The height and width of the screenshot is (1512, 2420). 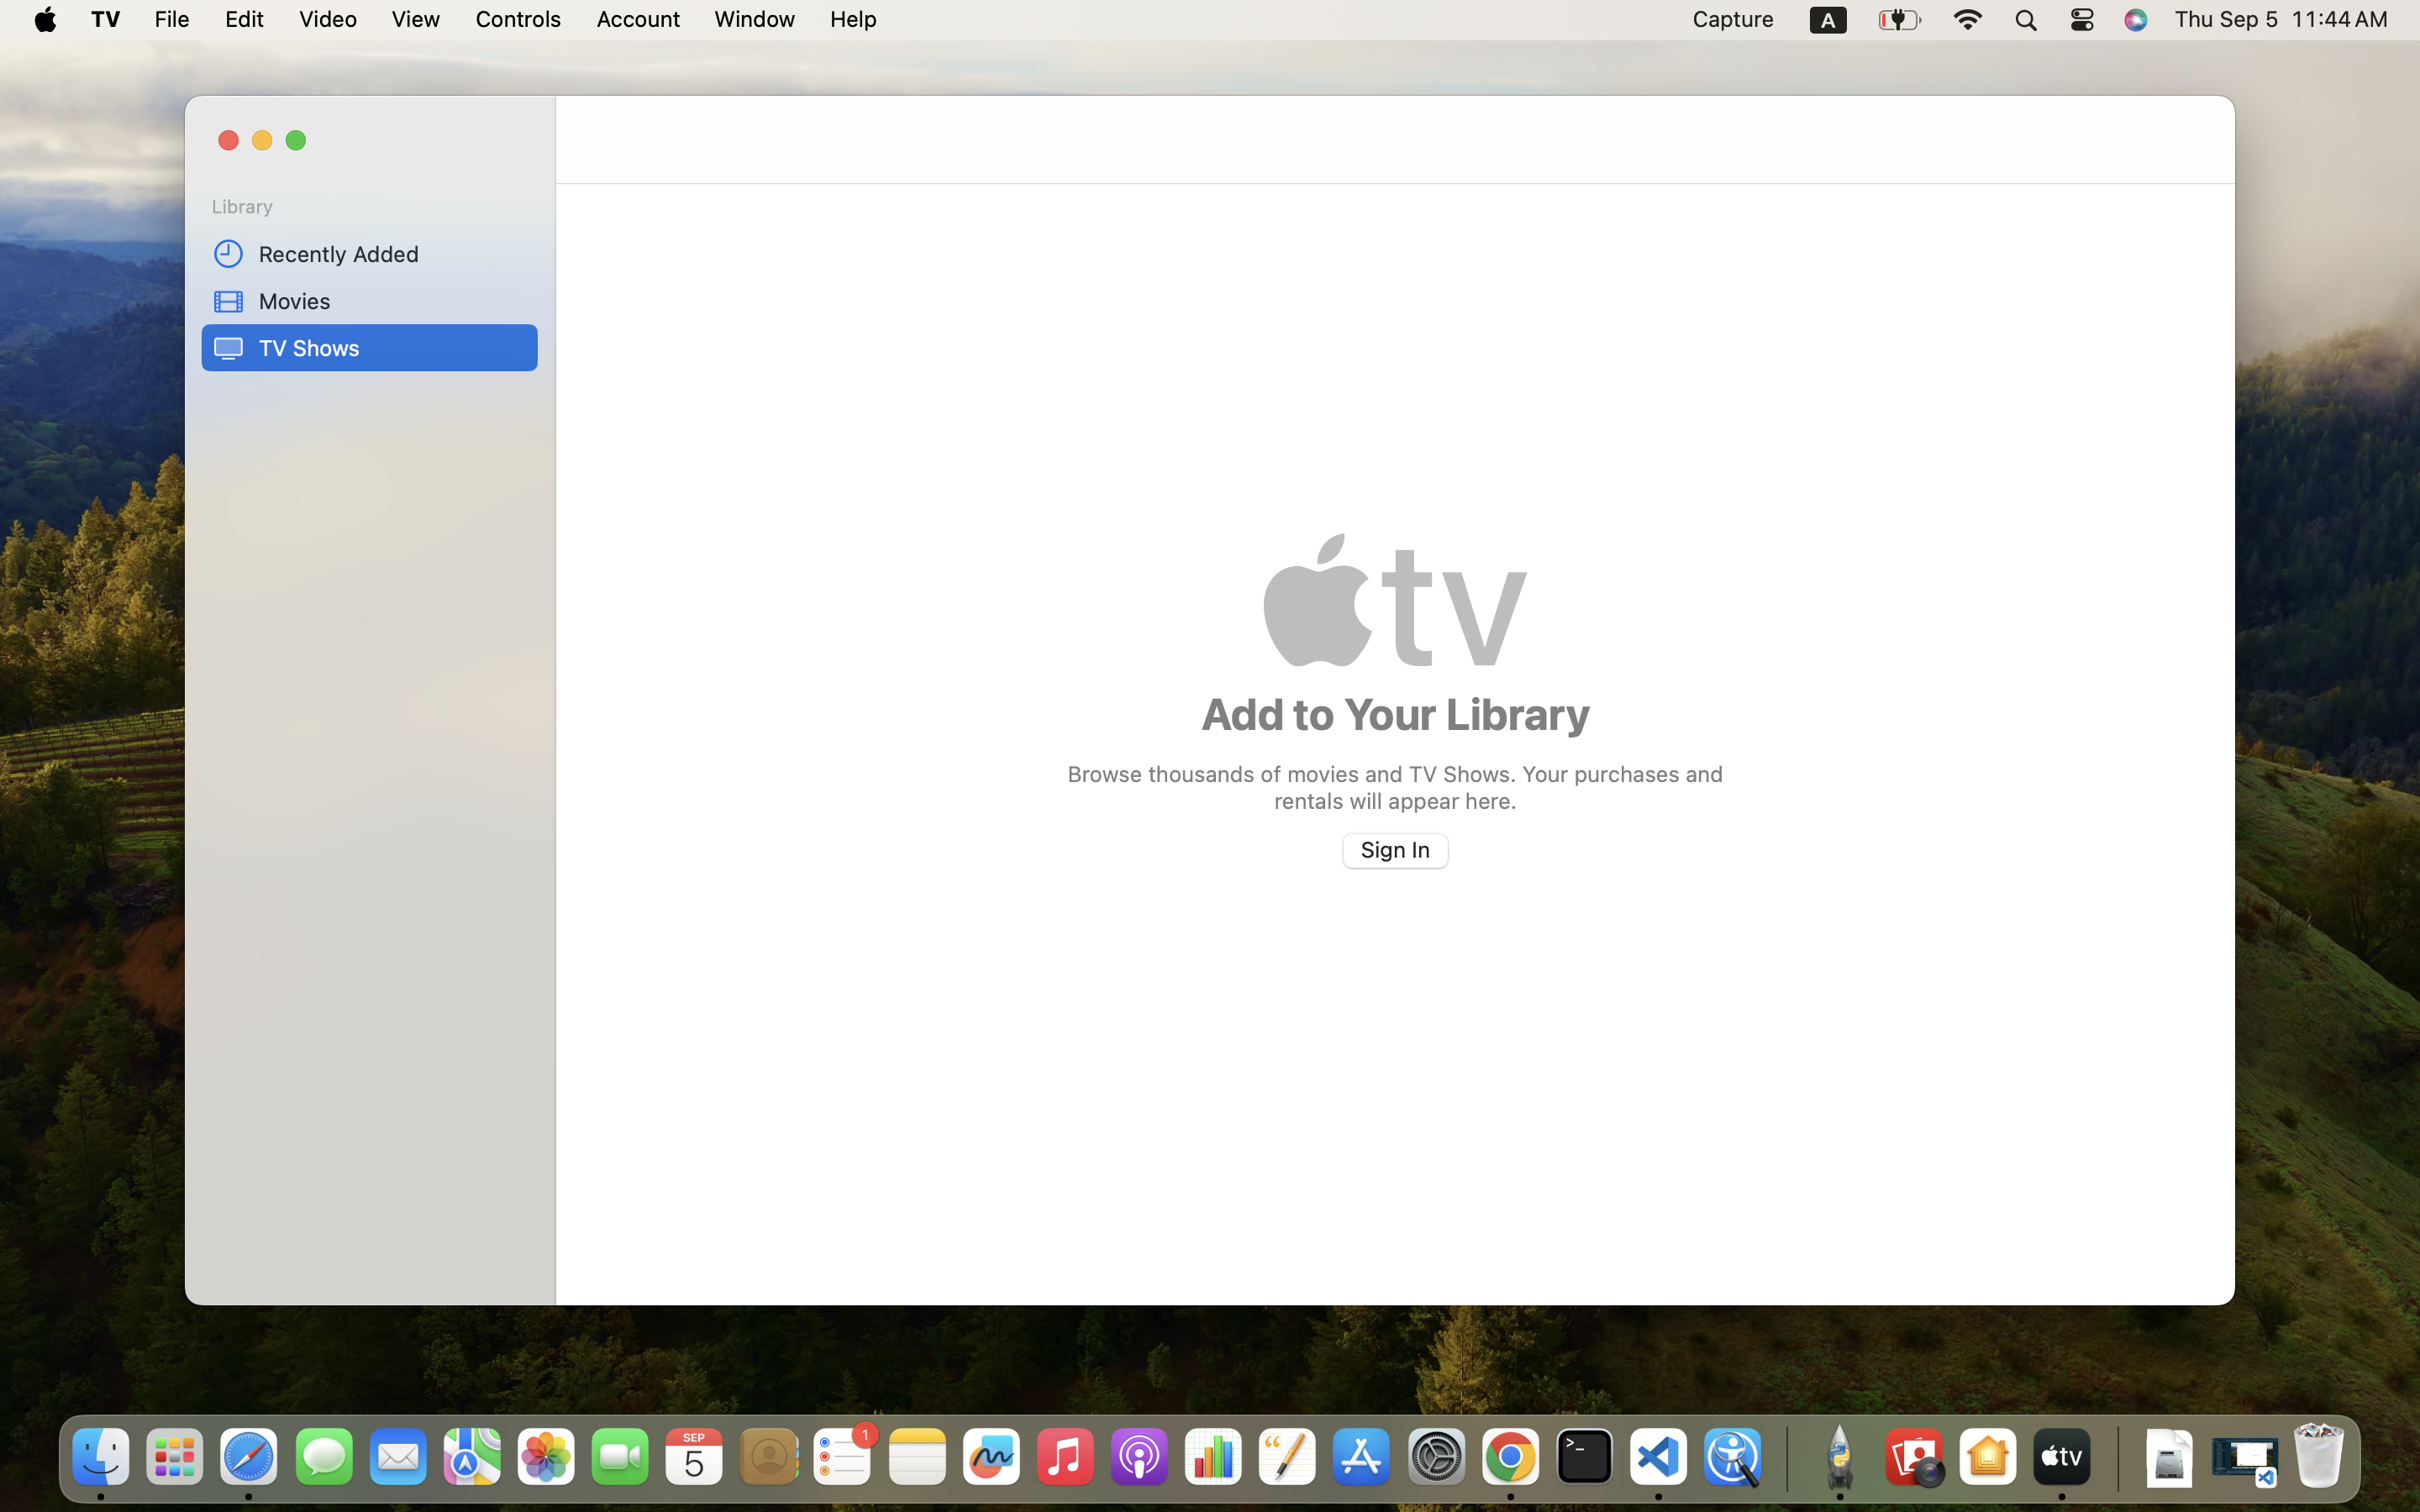 I want to click on 'Browse thousands of movies and TV Shows. Your purchases and rentals will appear here.', so click(x=1395, y=785).